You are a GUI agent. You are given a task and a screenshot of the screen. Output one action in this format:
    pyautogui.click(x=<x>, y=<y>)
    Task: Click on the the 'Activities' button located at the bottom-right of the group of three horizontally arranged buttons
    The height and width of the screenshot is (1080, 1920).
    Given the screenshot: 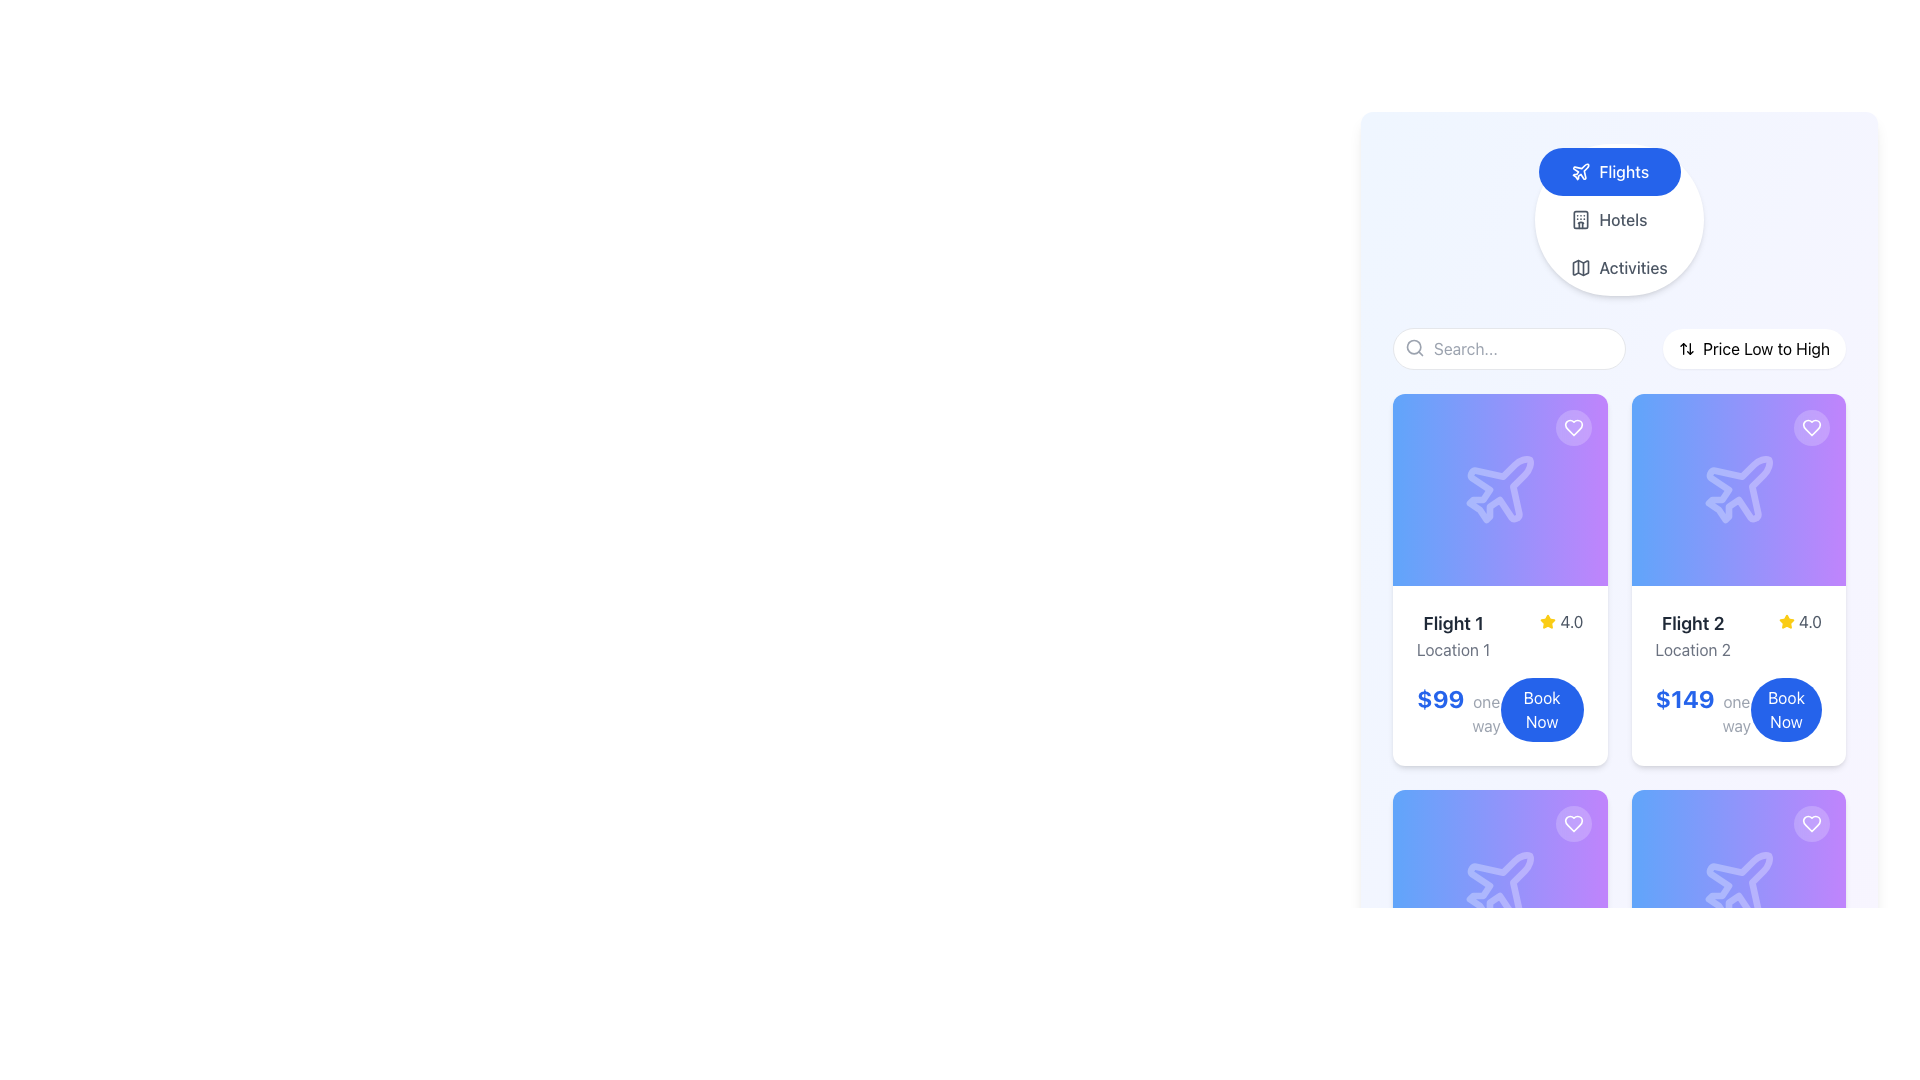 What is the action you would take?
    pyautogui.click(x=1619, y=266)
    